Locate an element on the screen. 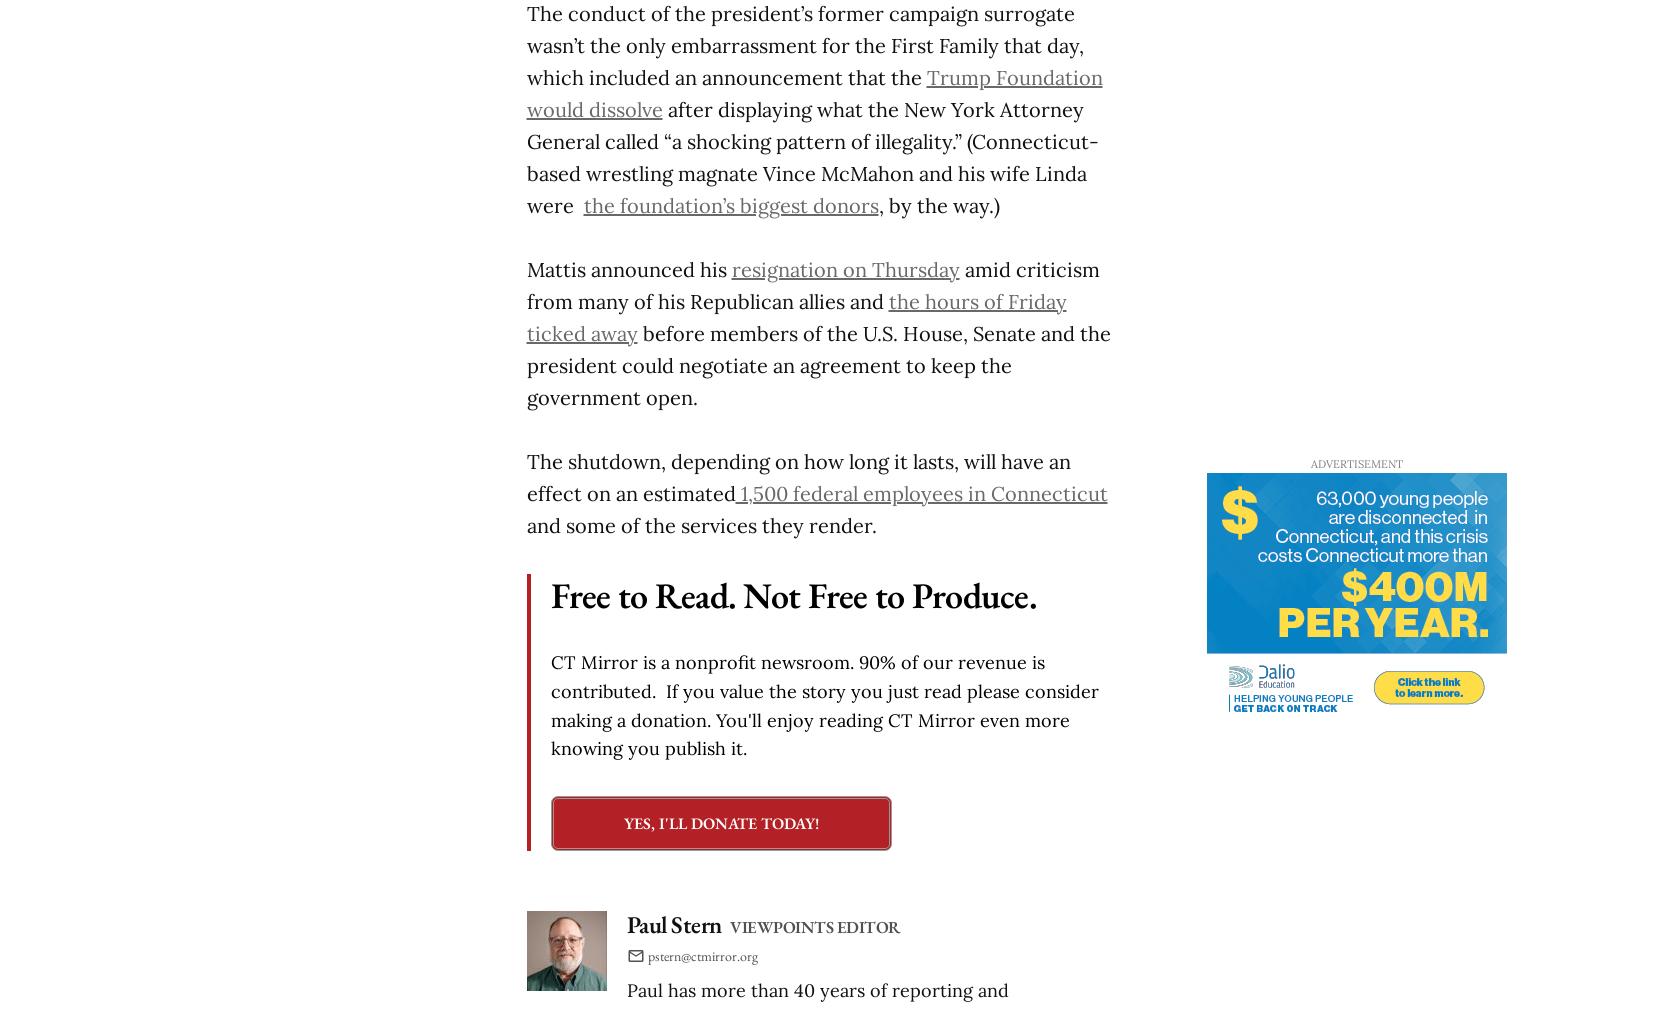 The height and width of the screenshot is (1010, 1653). 'Mattis announced his' is located at coordinates (627, 268).